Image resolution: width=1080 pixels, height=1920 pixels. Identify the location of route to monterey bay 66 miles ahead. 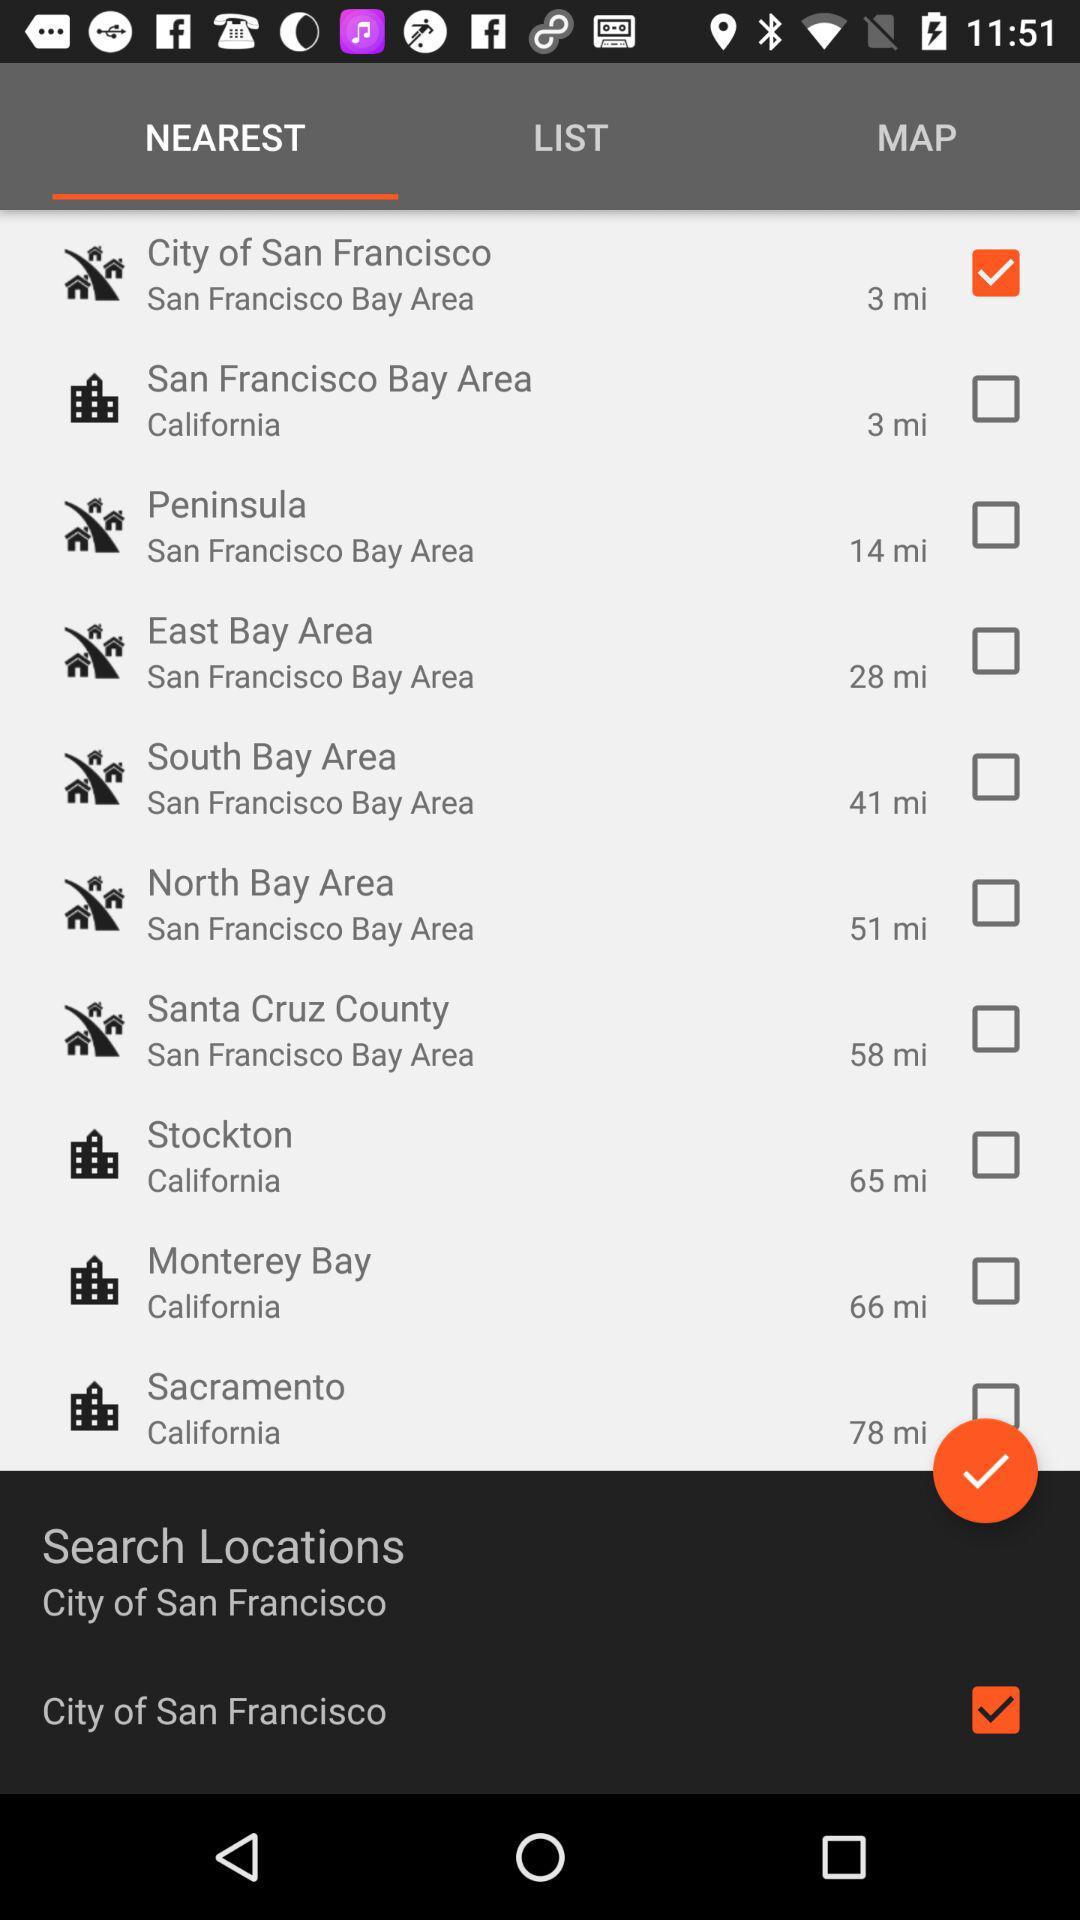
(995, 1281).